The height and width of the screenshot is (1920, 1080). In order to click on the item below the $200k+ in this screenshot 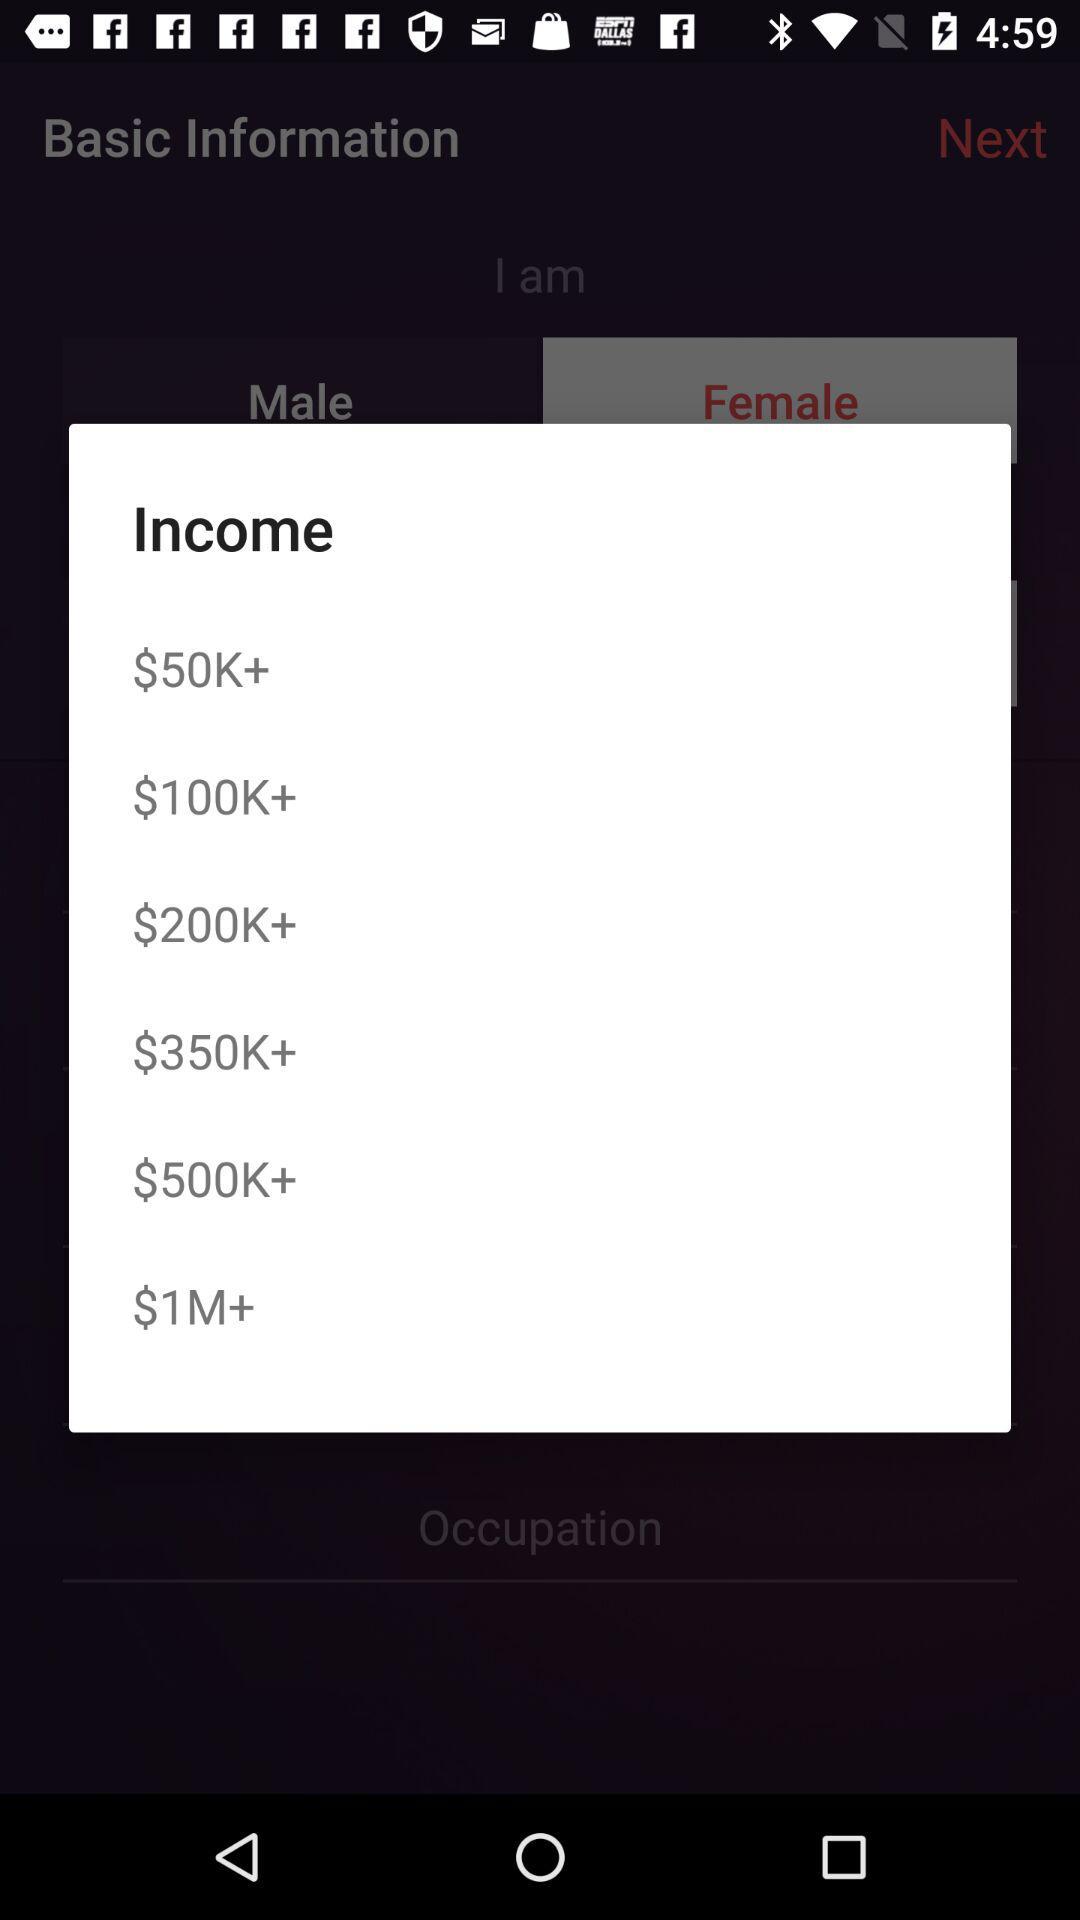, I will do `click(214, 1049)`.